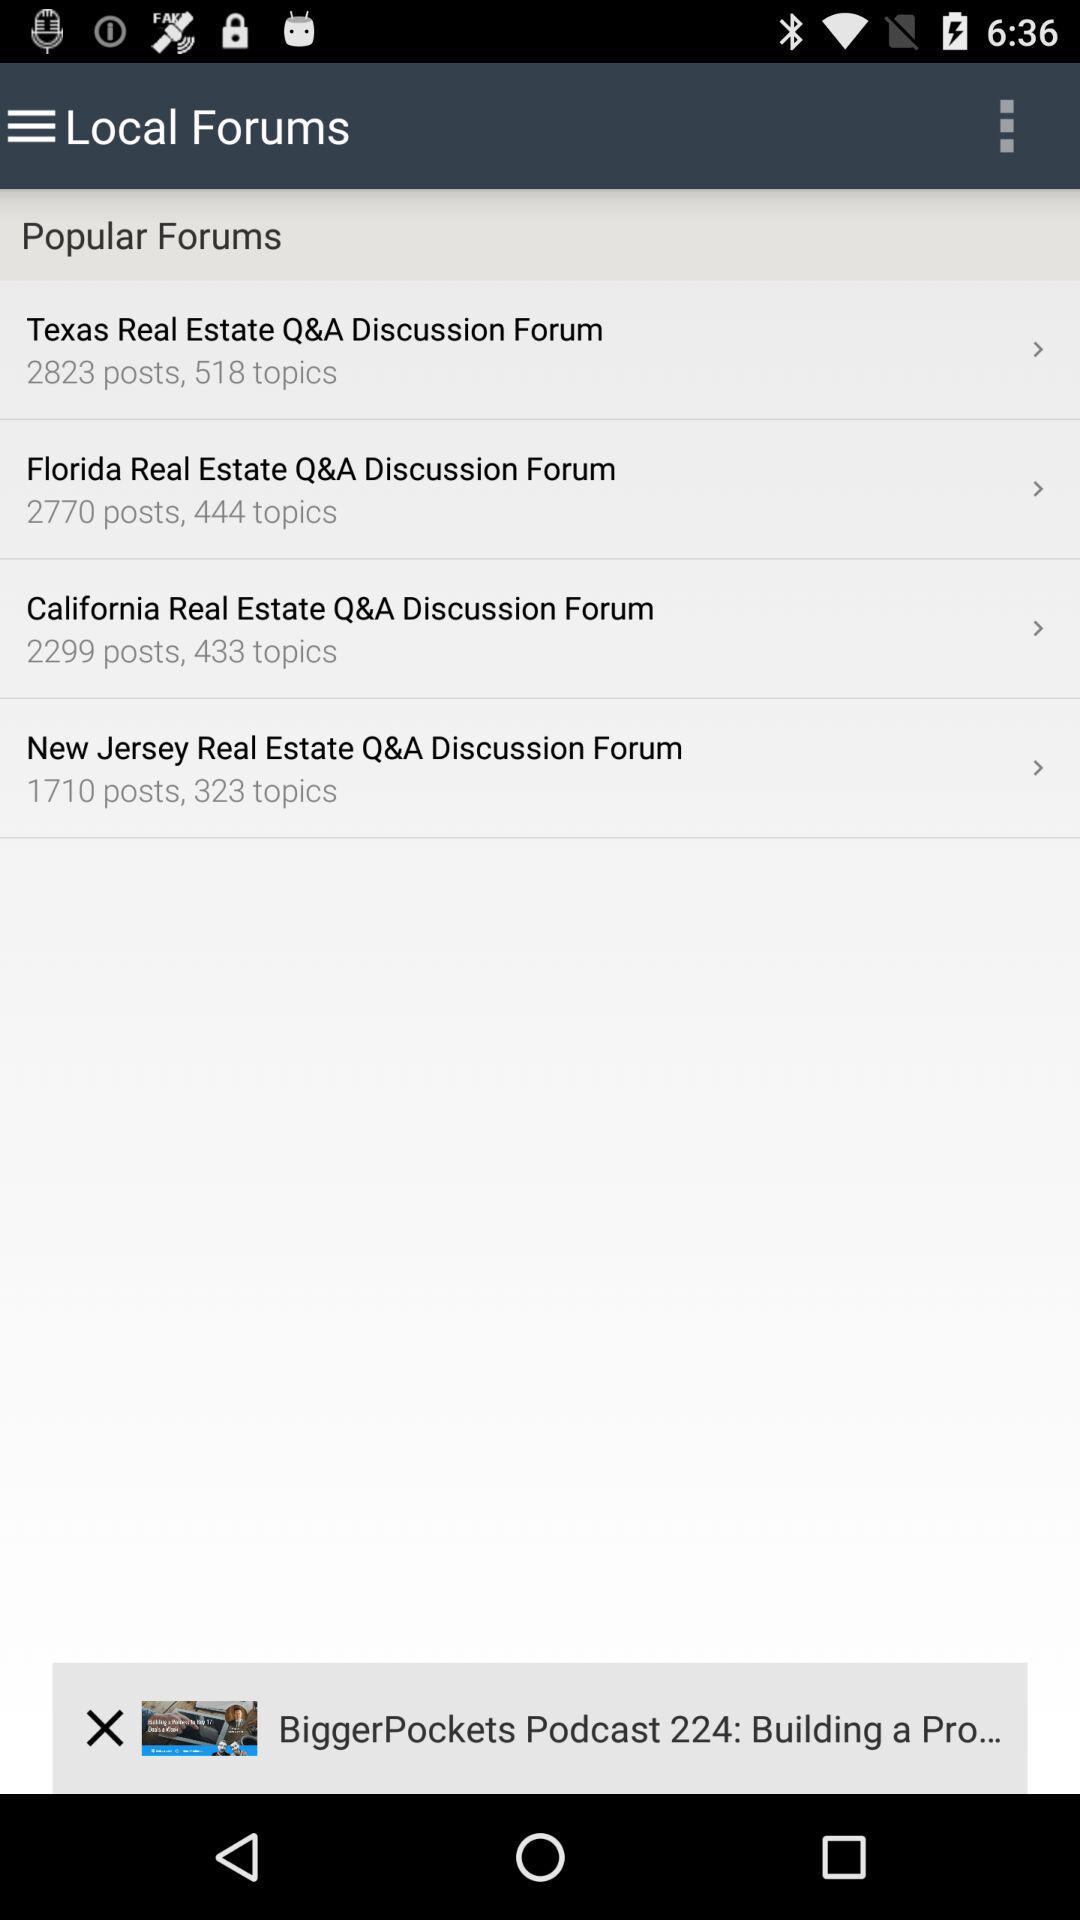 The height and width of the screenshot is (1920, 1080). I want to click on the app below the popular forums, so click(1036, 349).